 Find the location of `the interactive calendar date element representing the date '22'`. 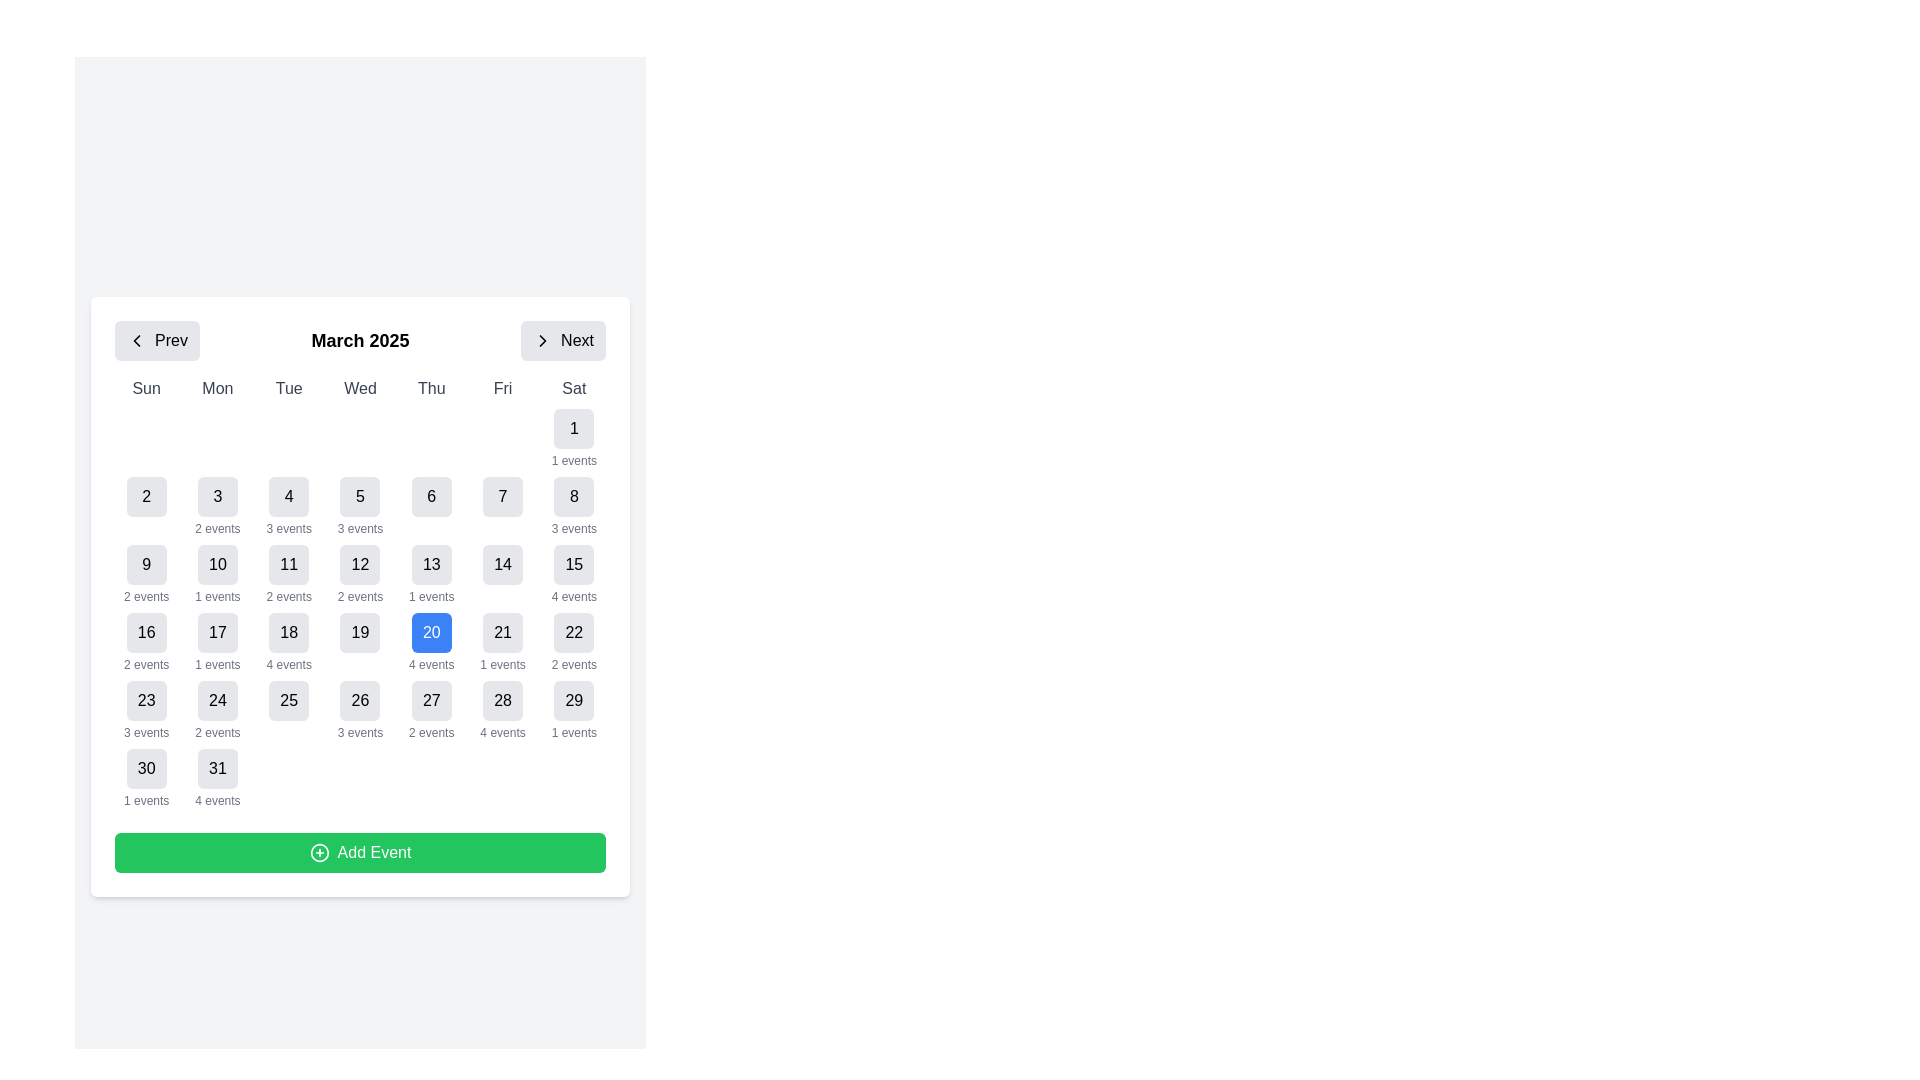

the interactive calendar date element representing the date '22' is located at coordinates (573, 632).